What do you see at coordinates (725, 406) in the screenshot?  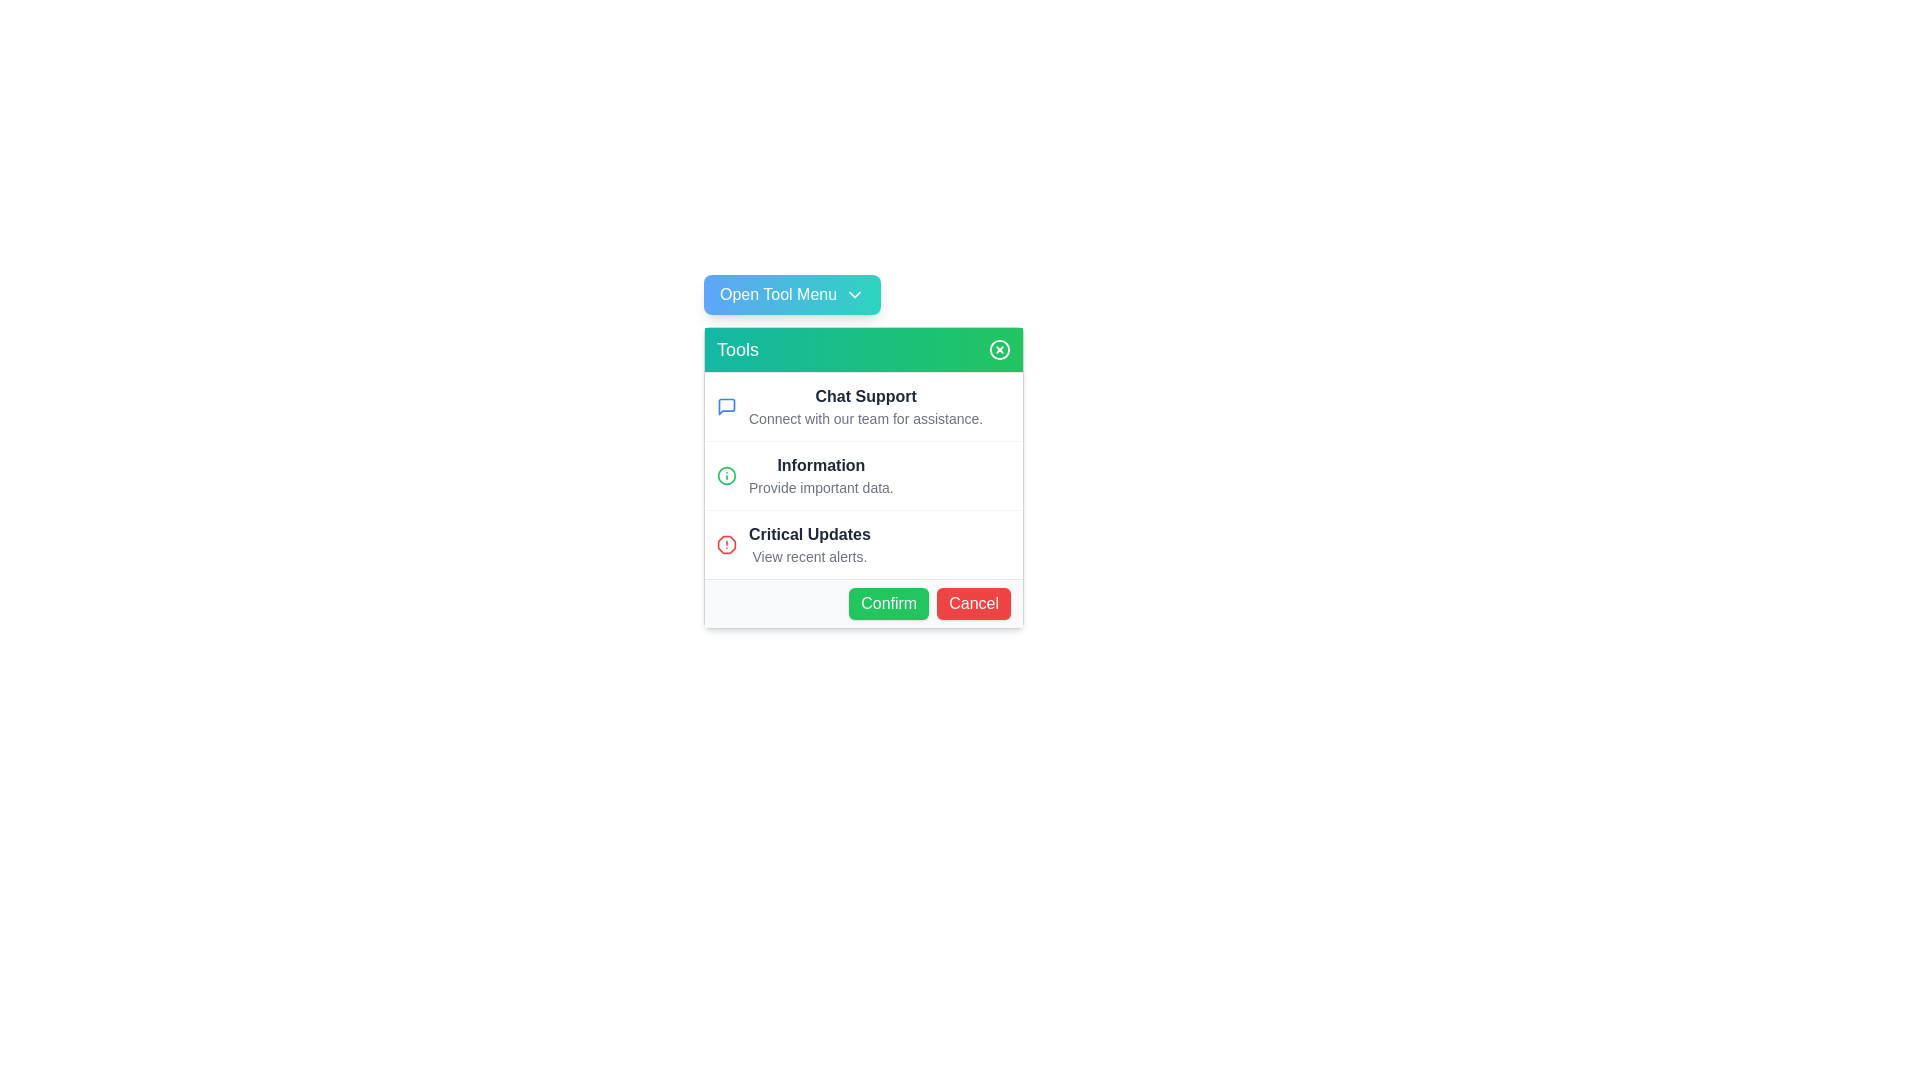 I see `the decorative SVG icon associated with the 'Chat Support' option located on the left-hand side of the item in the vertical list` at bounding box center [725, 406].